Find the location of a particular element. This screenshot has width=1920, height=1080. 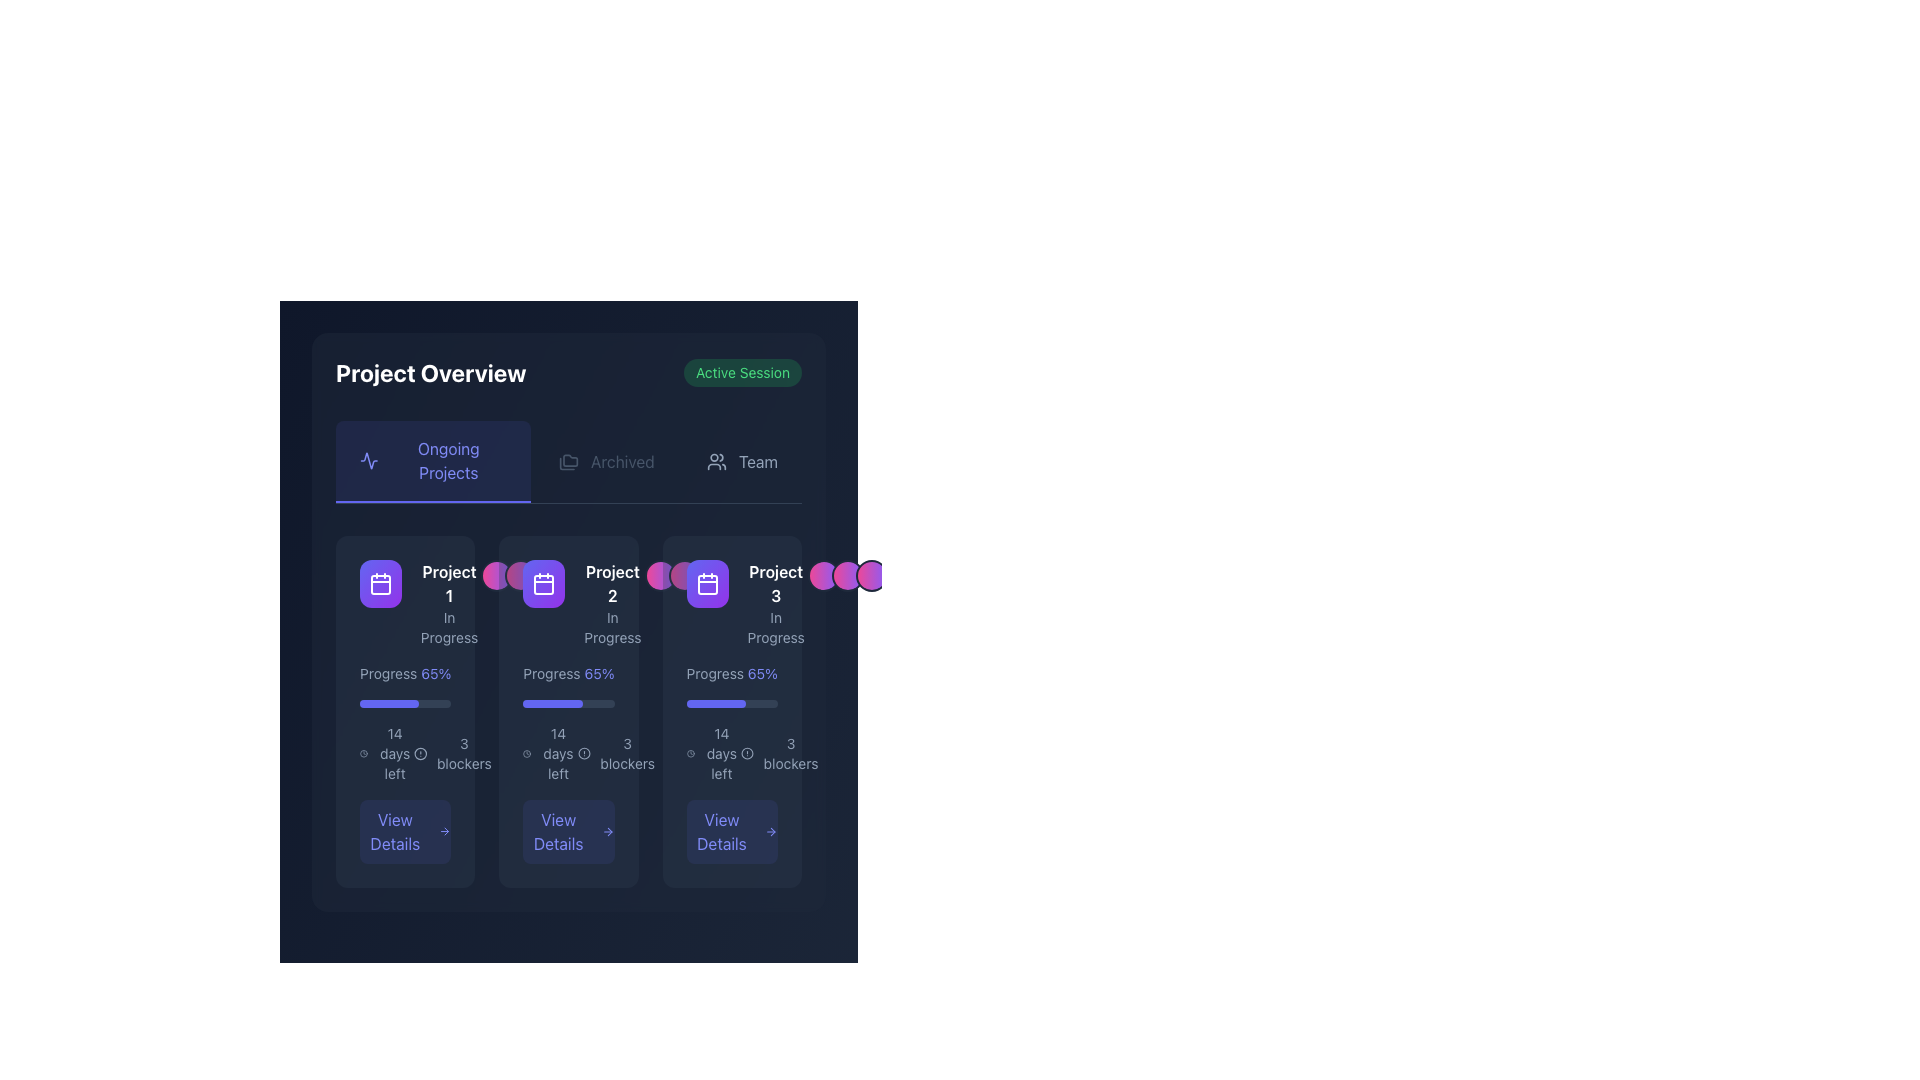

the 'Project 2' card item which shows its status as 'In Progress' is located at coordinates (567, 603).